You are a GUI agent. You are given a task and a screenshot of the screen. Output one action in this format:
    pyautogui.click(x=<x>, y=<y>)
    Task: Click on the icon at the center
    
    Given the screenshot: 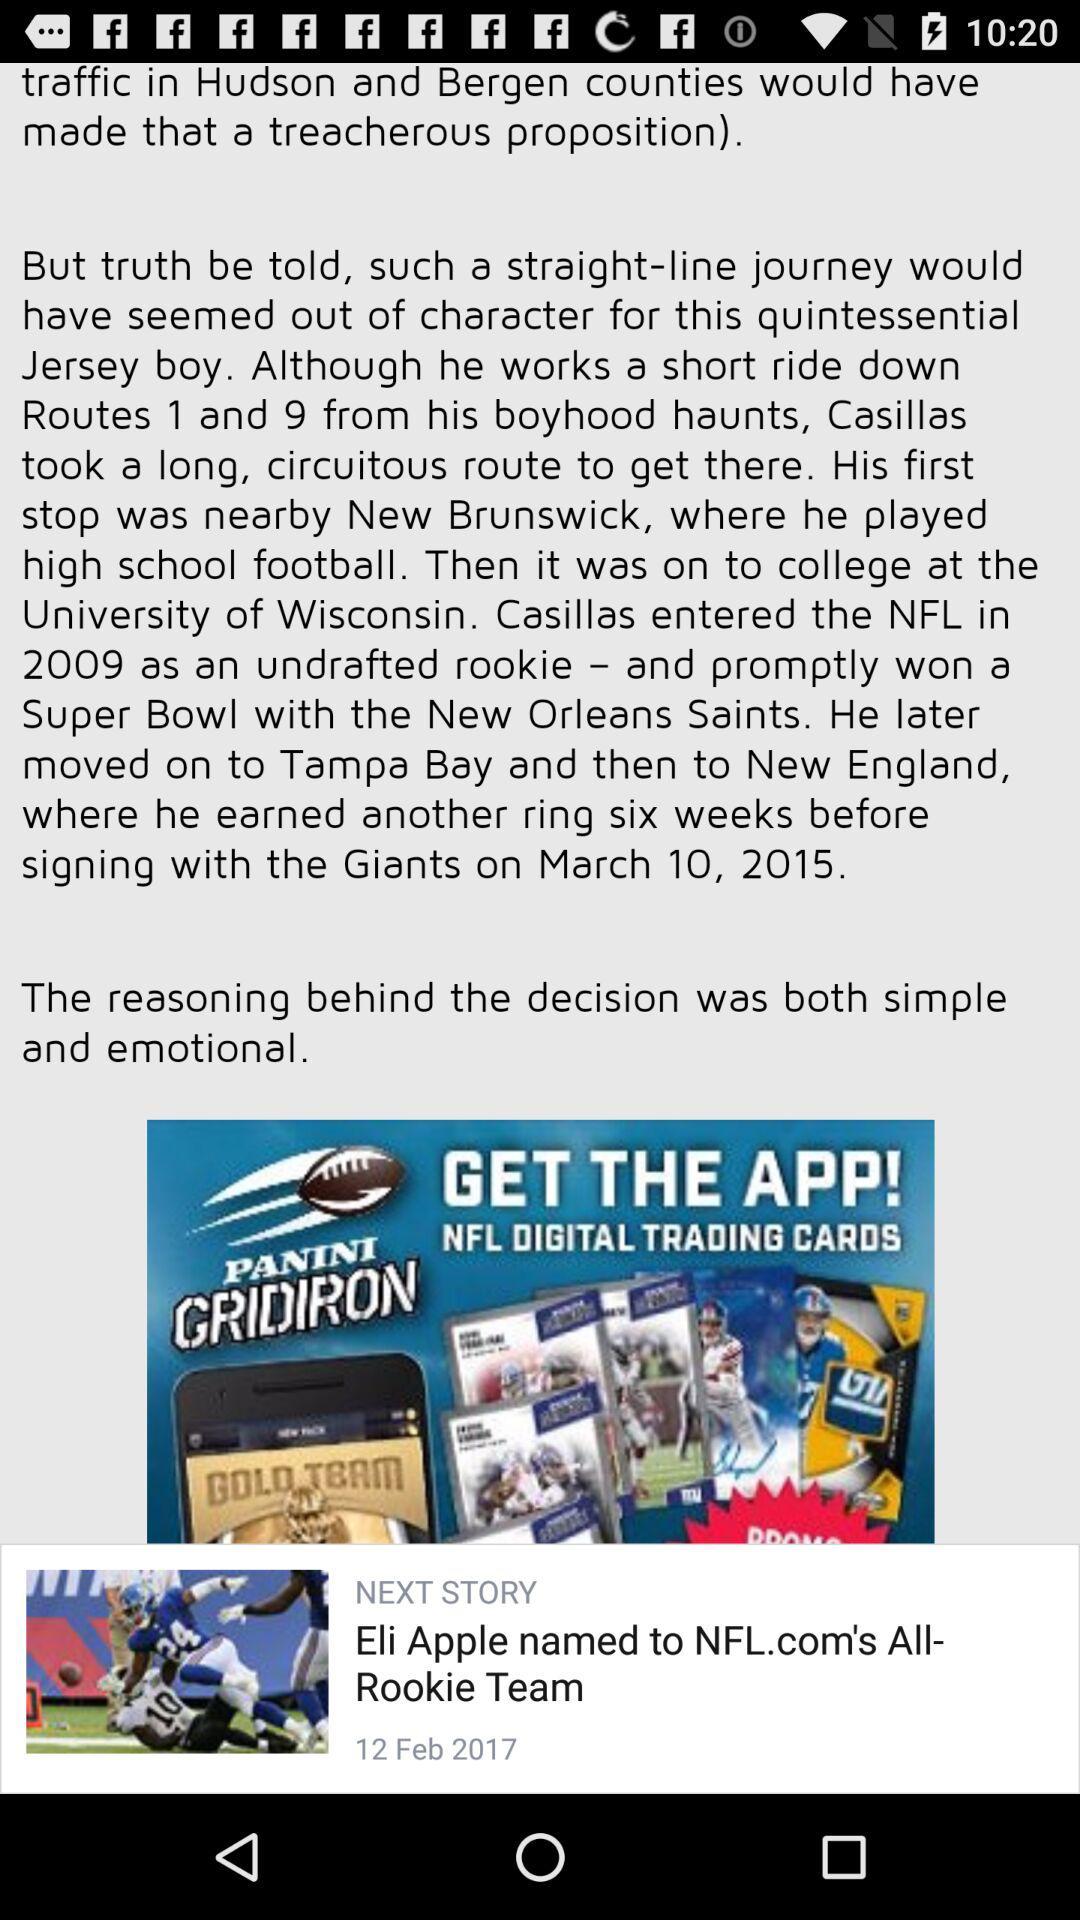 What is the action you would take?
    pyautogui.click(x=540, y=901)
    